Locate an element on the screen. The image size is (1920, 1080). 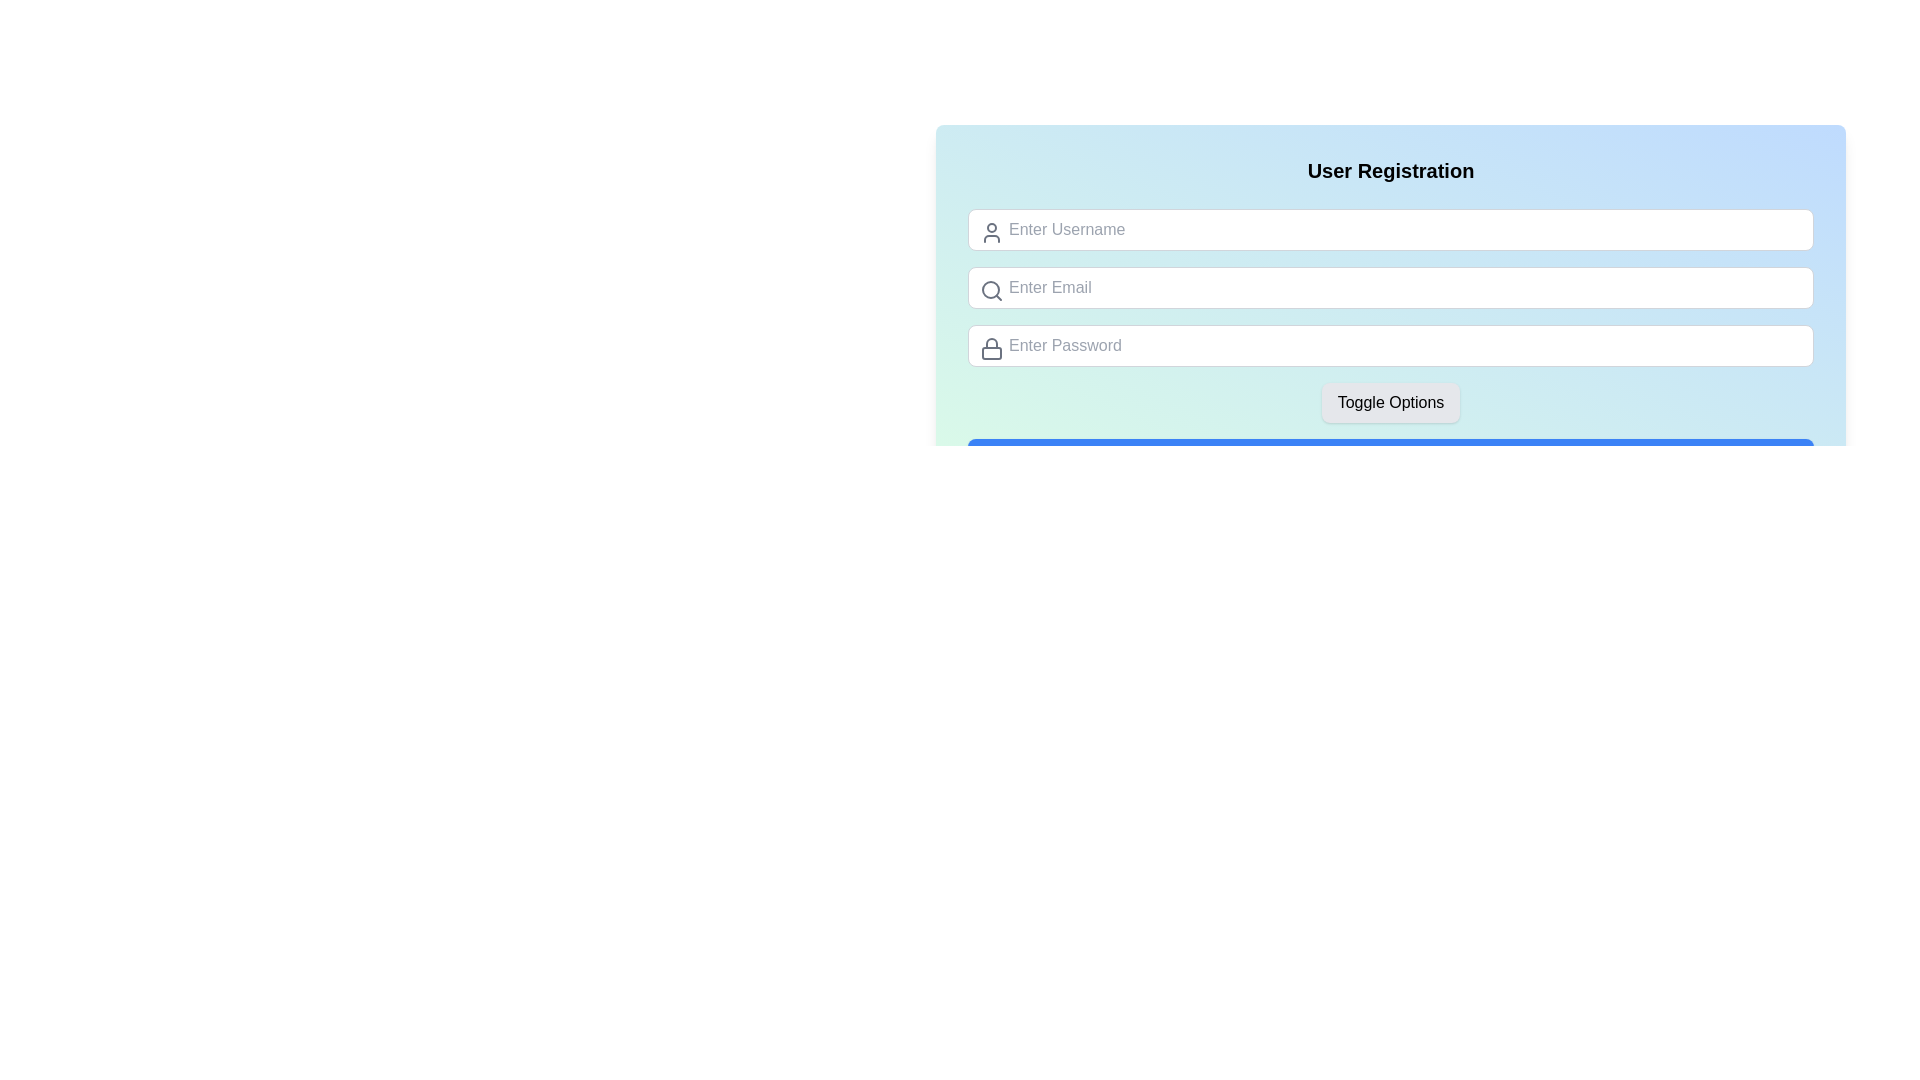
the button located beneath the password input field on the user registration form is located at coordinates (1389, 402).